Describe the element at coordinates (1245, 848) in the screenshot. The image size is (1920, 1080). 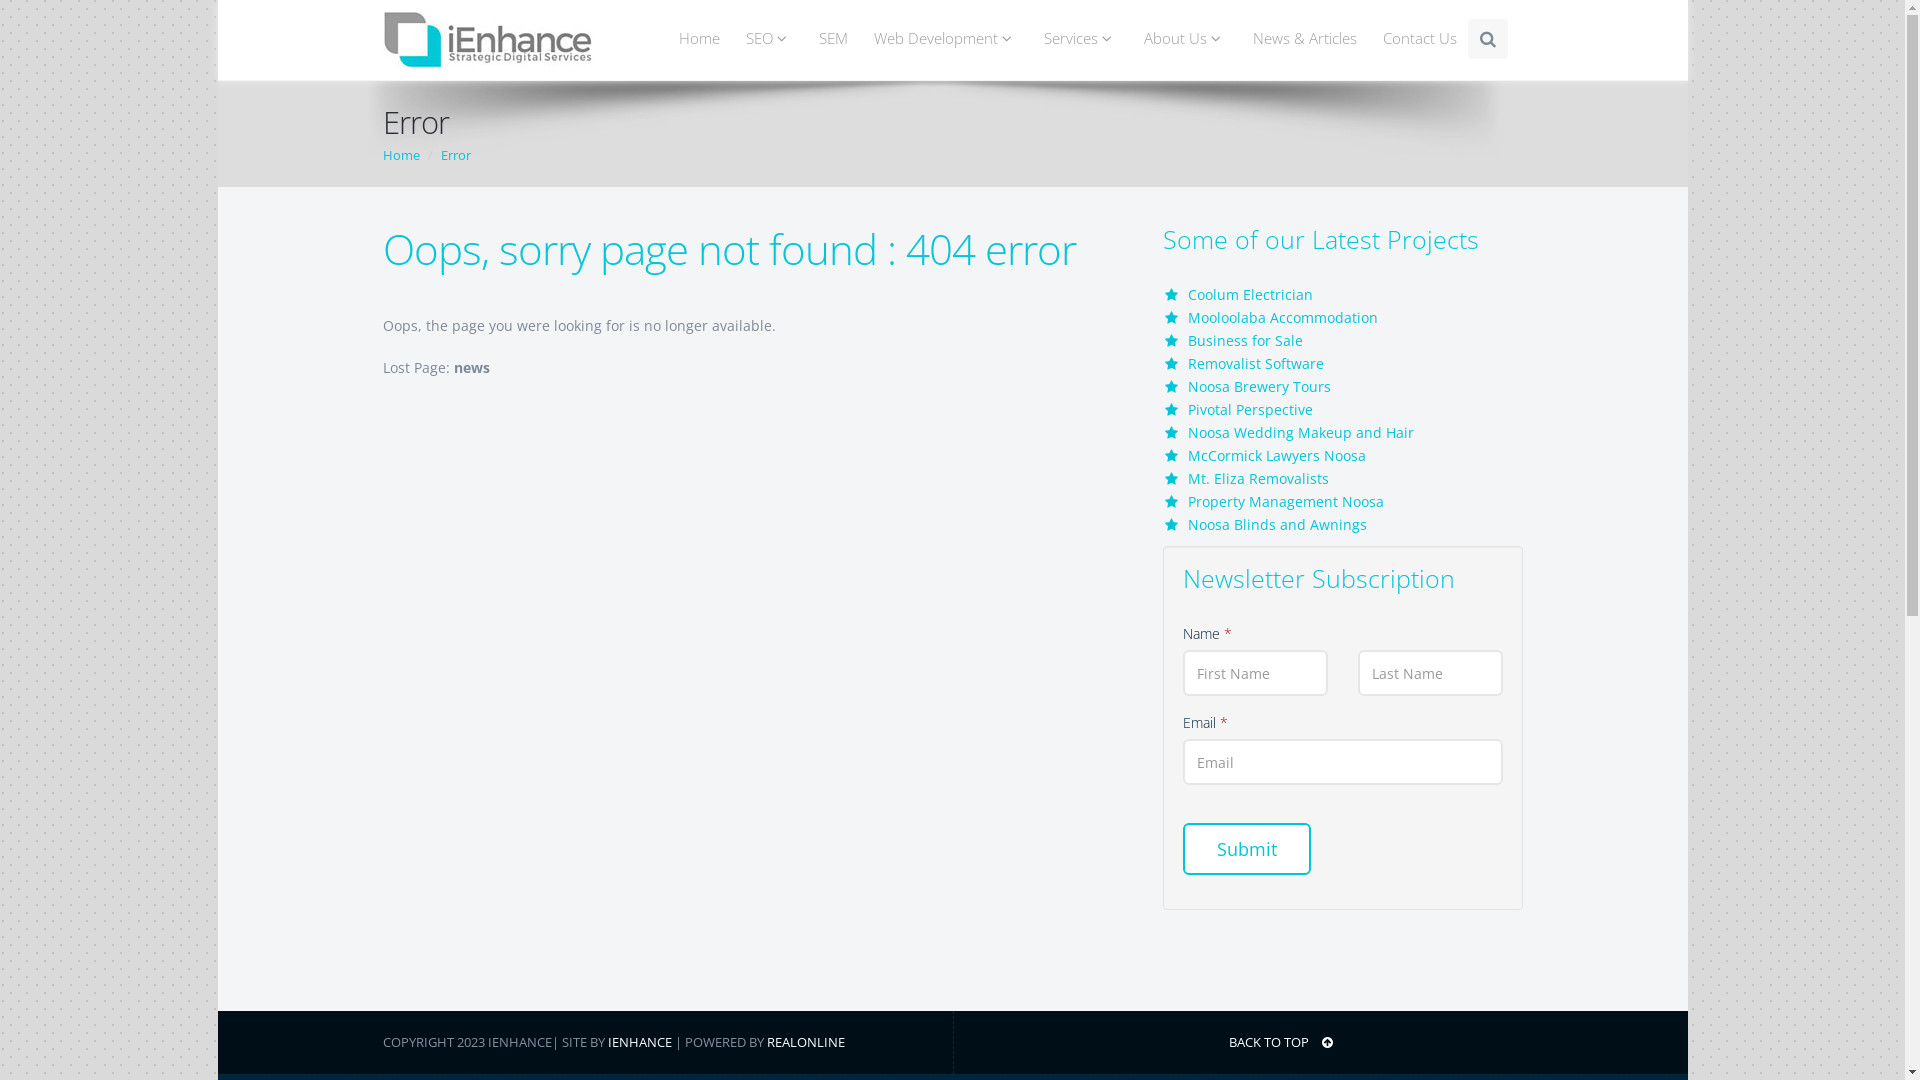
I see `'Submit'` at that location.